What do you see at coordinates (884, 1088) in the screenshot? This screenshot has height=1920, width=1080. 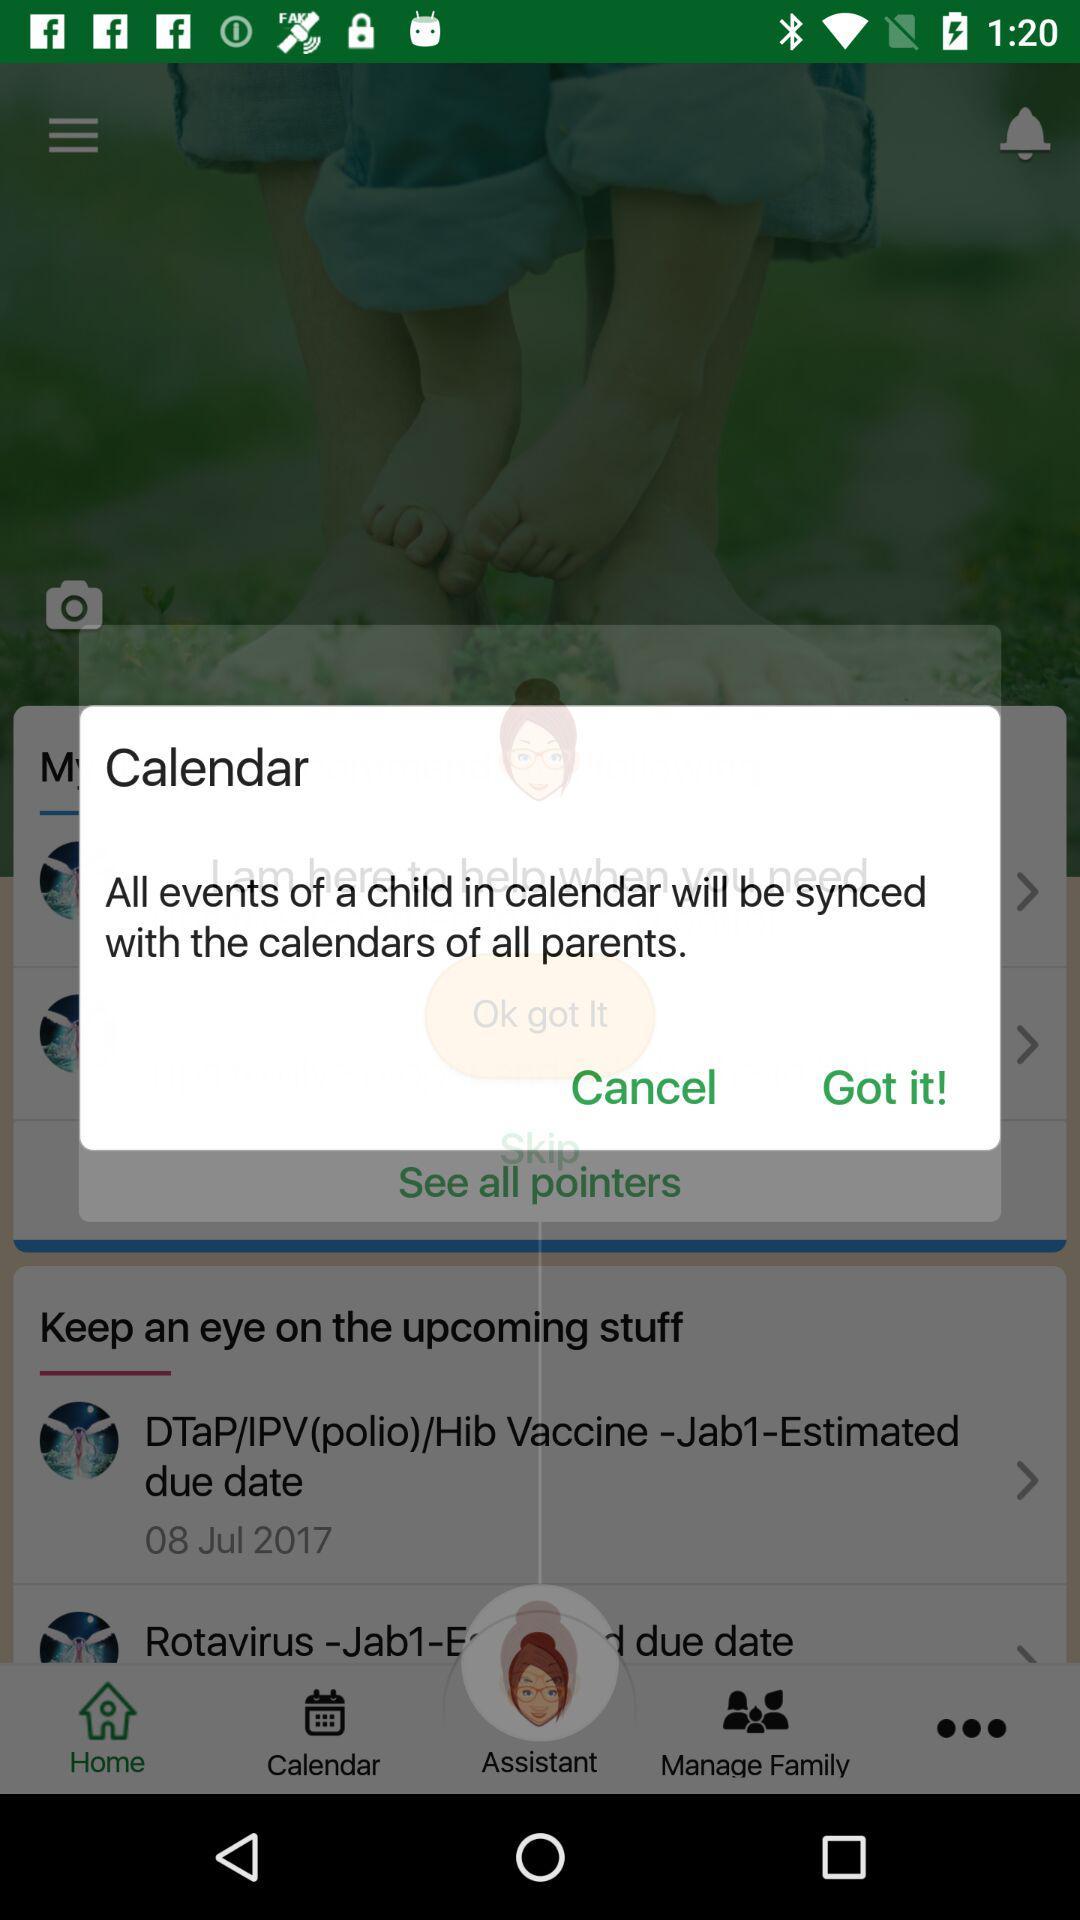 I see `got it!` at bounding box center [884, 1088].